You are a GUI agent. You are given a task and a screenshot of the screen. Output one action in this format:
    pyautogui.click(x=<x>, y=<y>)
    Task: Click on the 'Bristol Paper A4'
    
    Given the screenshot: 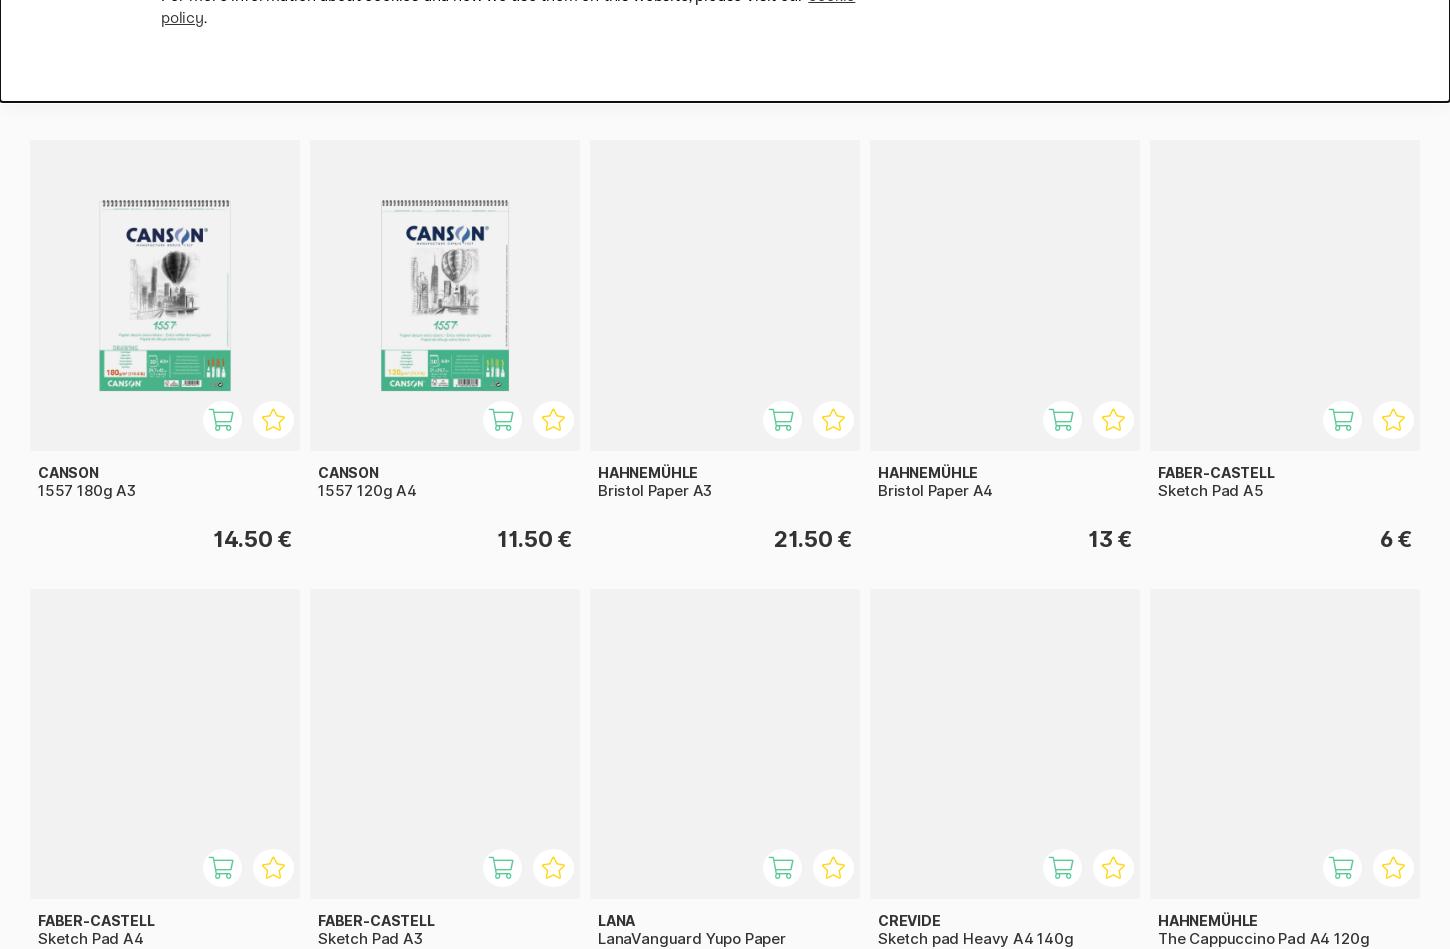 What is the action you would take?
    pyautogui.click(x=934, y=488)
    